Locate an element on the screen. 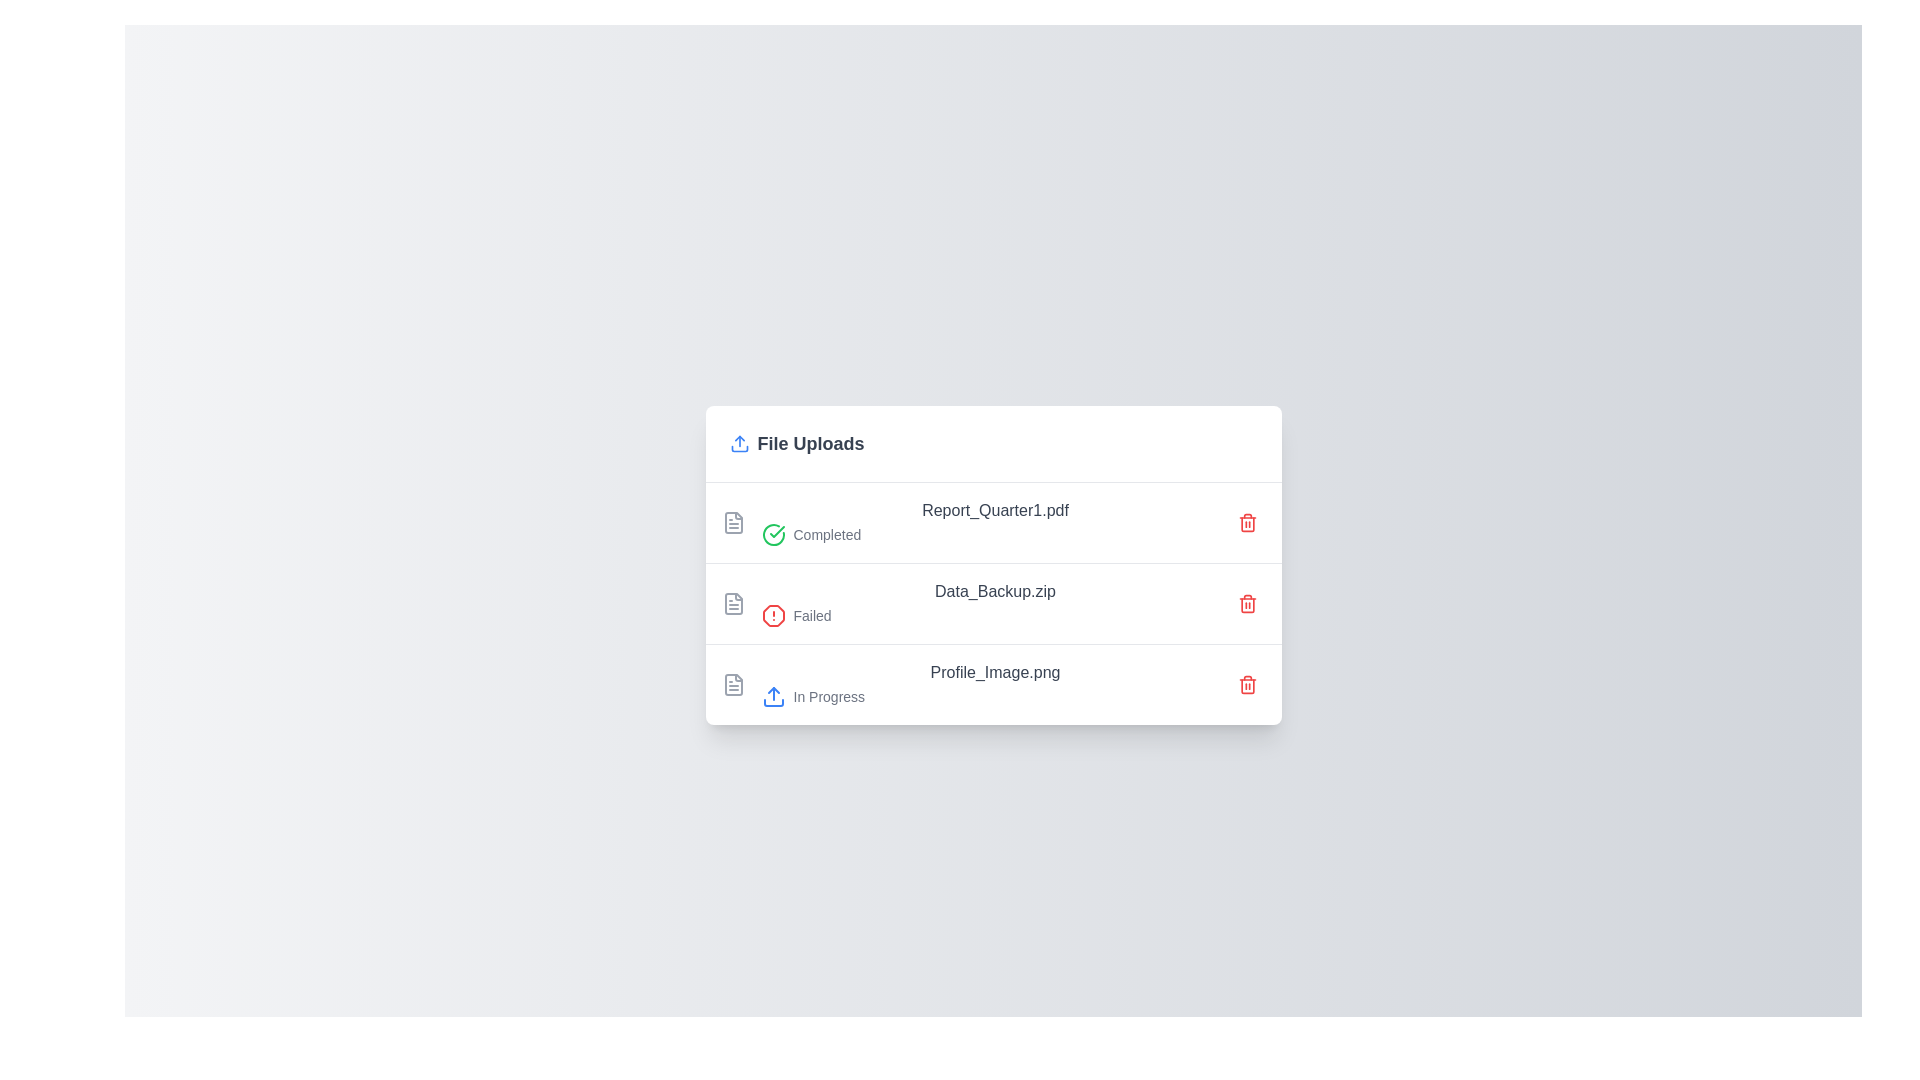  the document icon representing 'Report_Quarter1.pdf', which is the first icon in the file list, located to the left of the file name and above the status indicator 'Completed' is located at coordinates (732, 521).